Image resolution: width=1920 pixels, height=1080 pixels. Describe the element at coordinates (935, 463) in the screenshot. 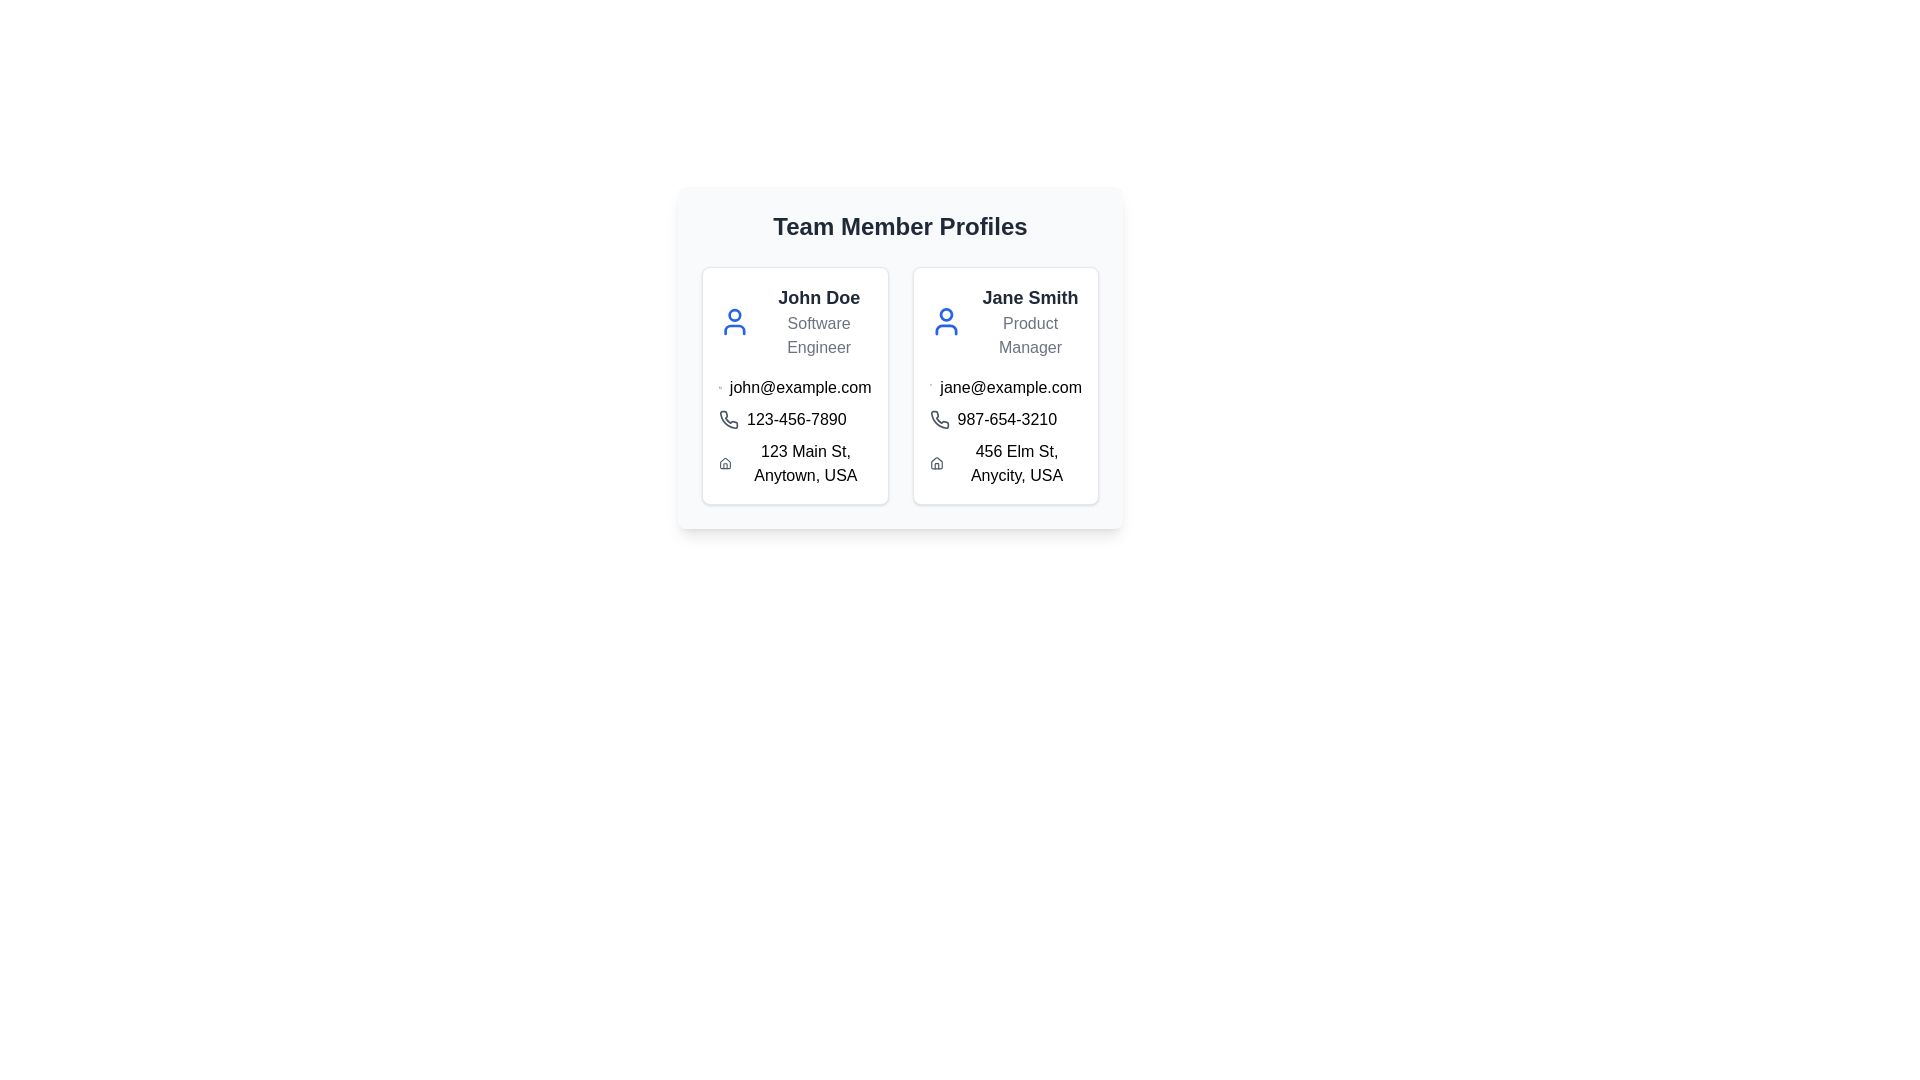

I see `the house icon representing Jane Smith's address section, located in the Team Member Profiles component` at that location.